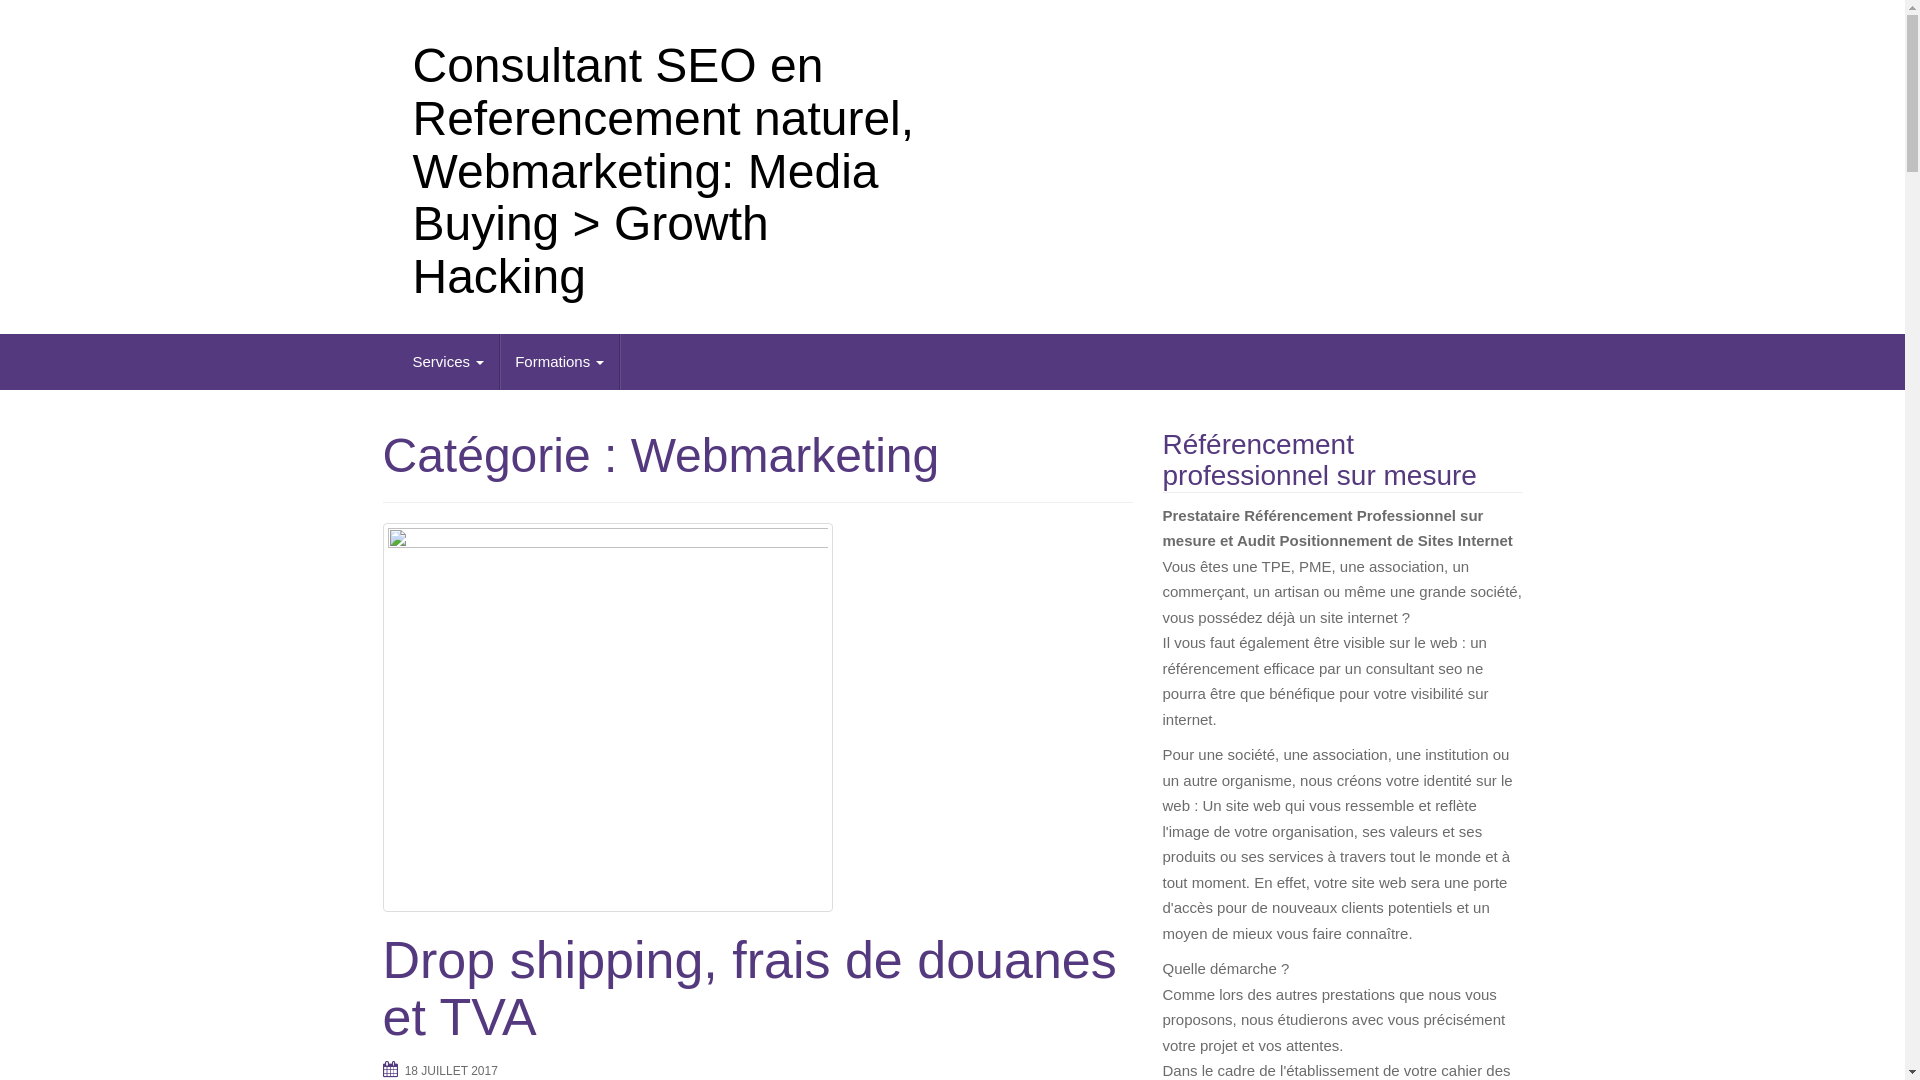 This screenshot has height=1080, width=1920. I want to click on 'Drop shipping, frais de douanes et TVA', so click(756, 716).